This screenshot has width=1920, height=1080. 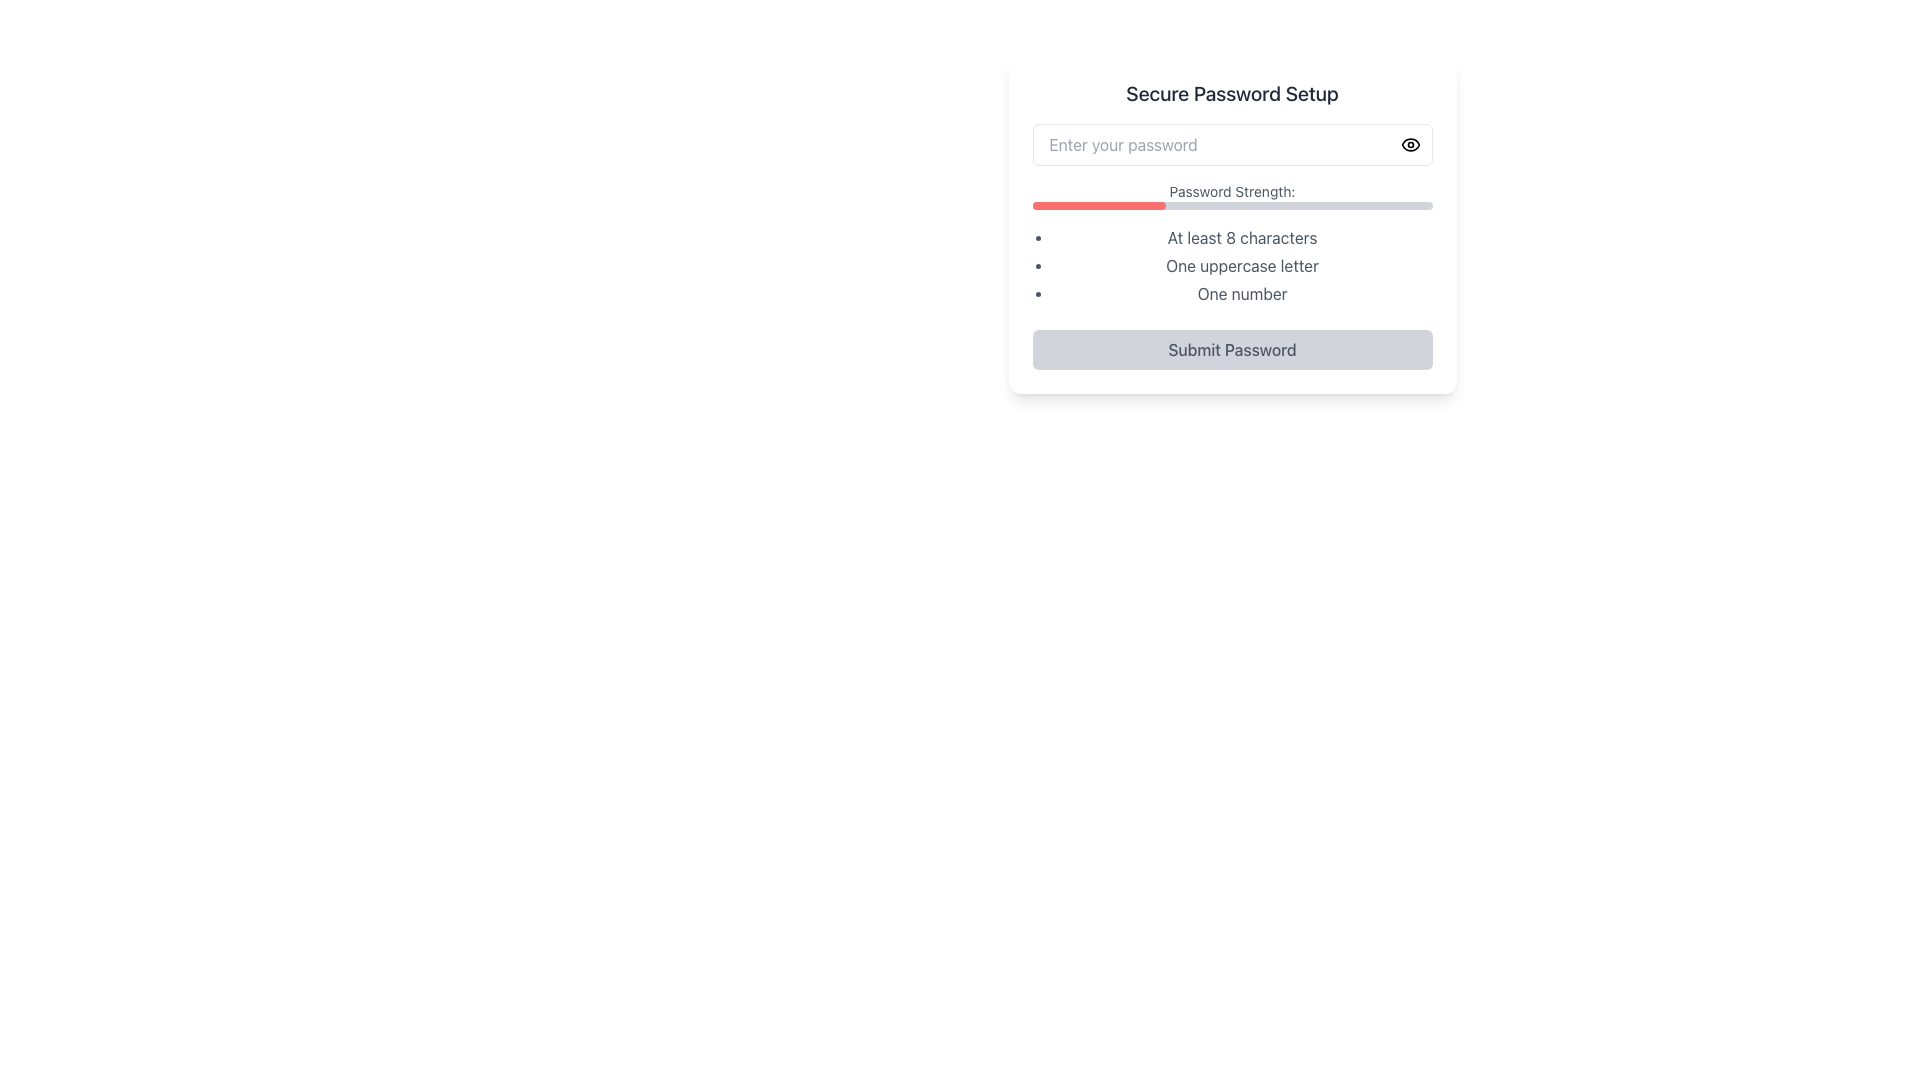 I want to click on the eye icon button located at the far right of the 'Enter your password' input field, so click(x=1409, y=144).